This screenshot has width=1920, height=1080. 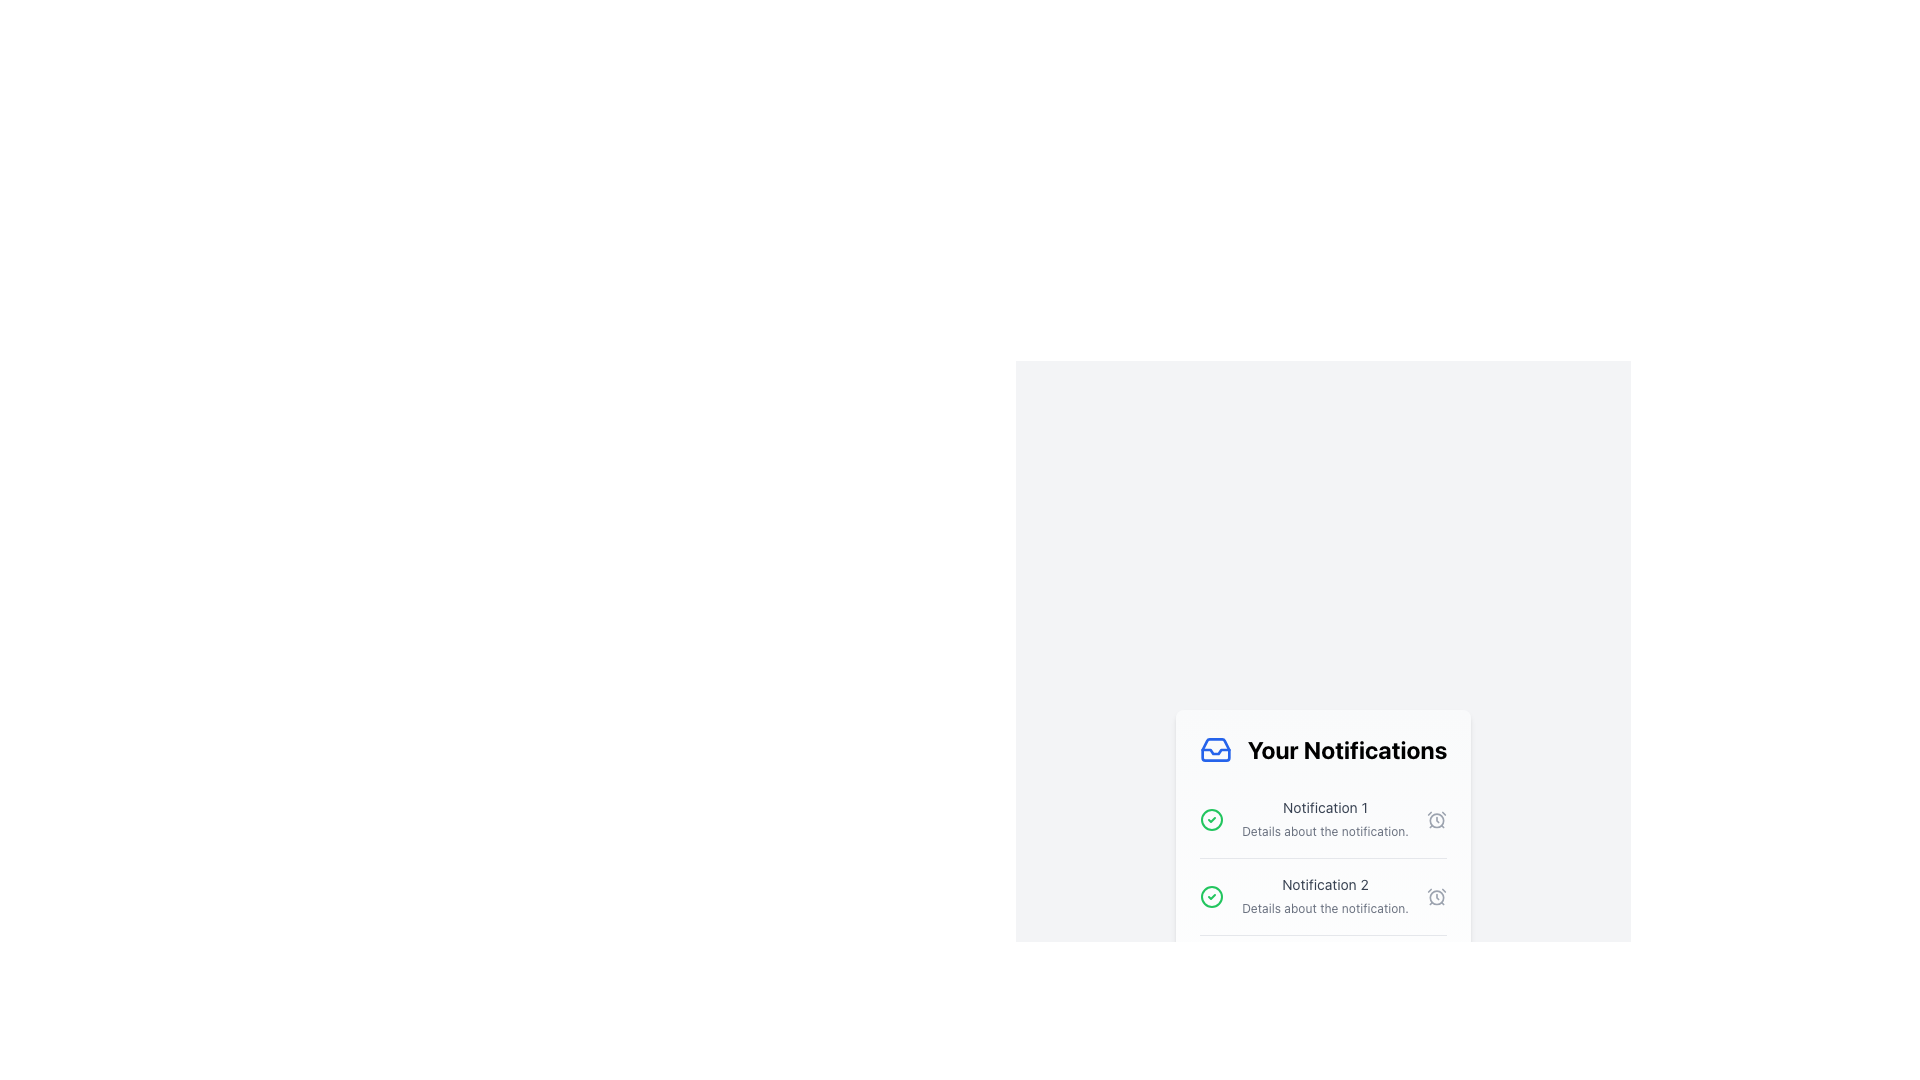 What do you see at coordinates (1436, 896) in the screenshot?
I see `the alarm clock icon, which is part of the 'Notification 2' entry in the 'Your Notifications' section, positioned to the far right of the text` at bounding box center [1436, 896].